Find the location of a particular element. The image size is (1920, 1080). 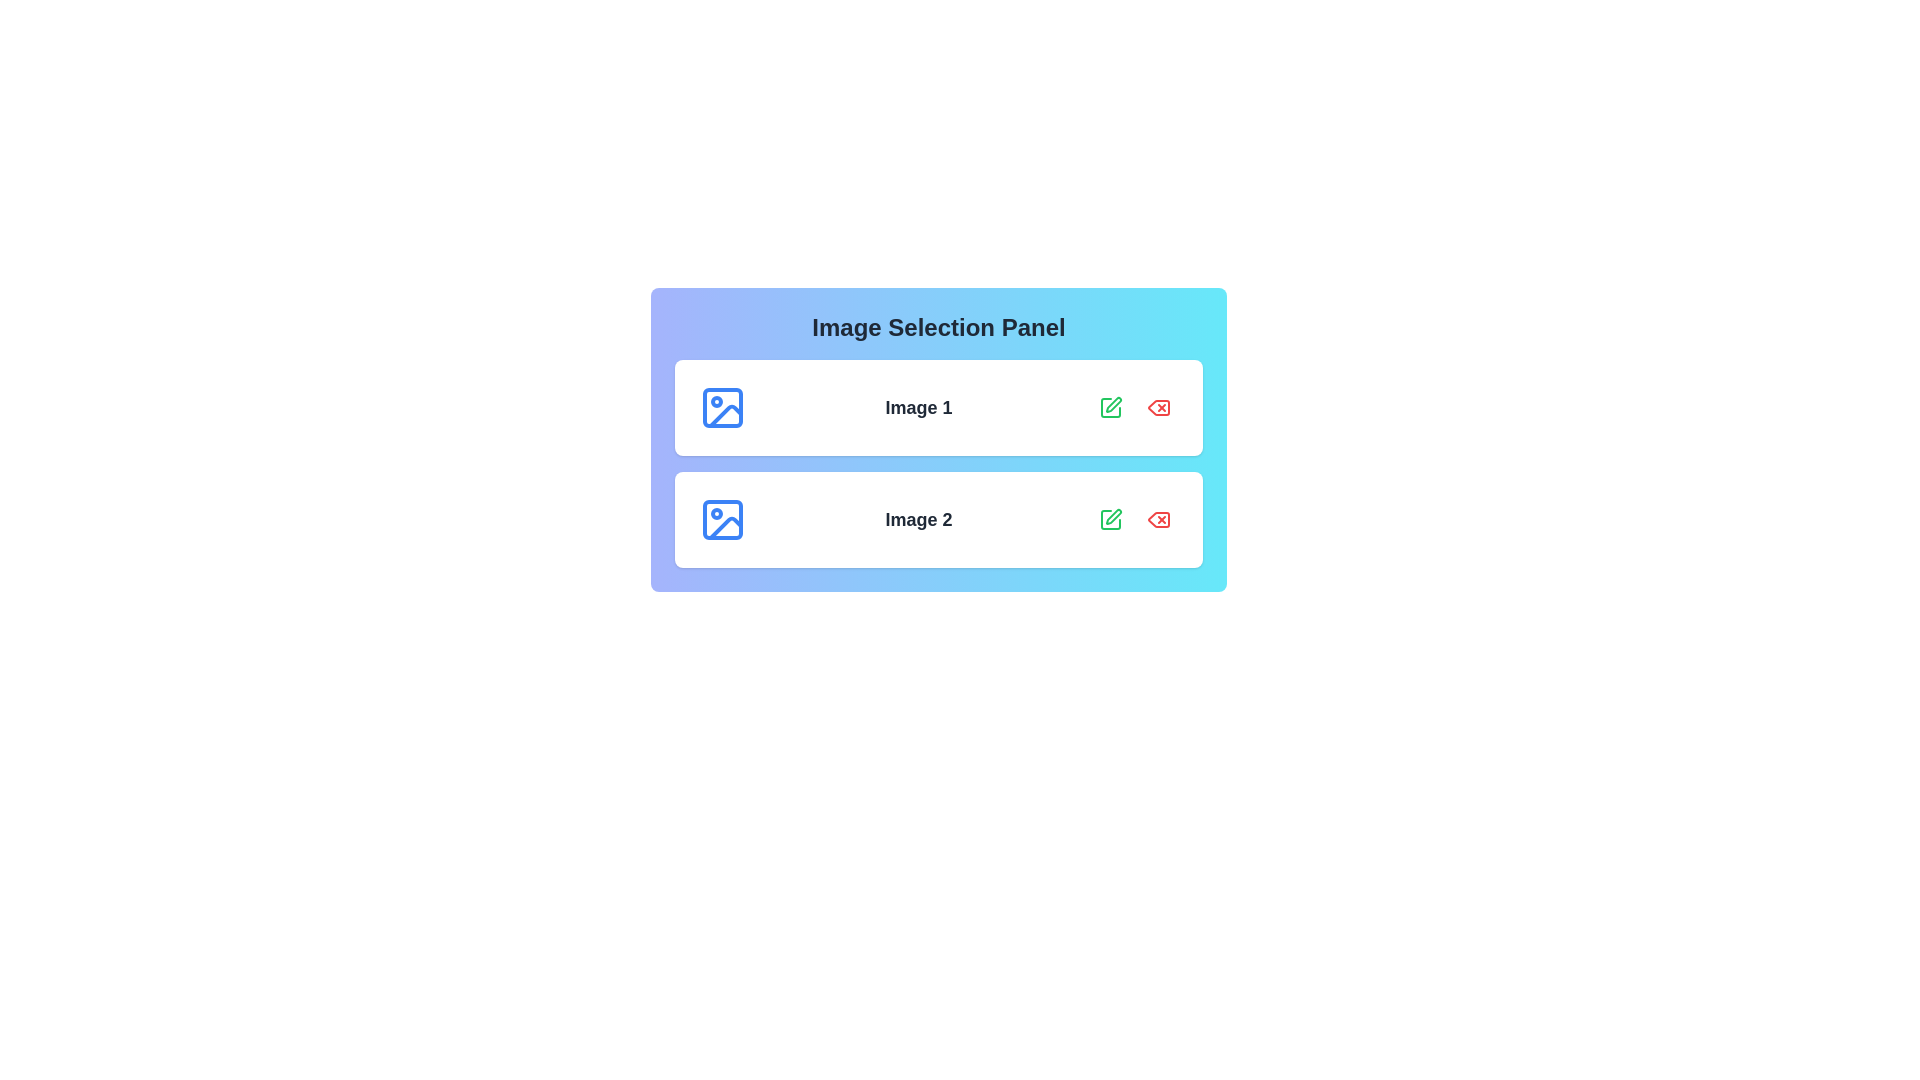

the delete button located in the upper section of the panel, to the far right of the controls for 'Image 1', adjacent to the green-edit button is located at coordinates (1158, 407).